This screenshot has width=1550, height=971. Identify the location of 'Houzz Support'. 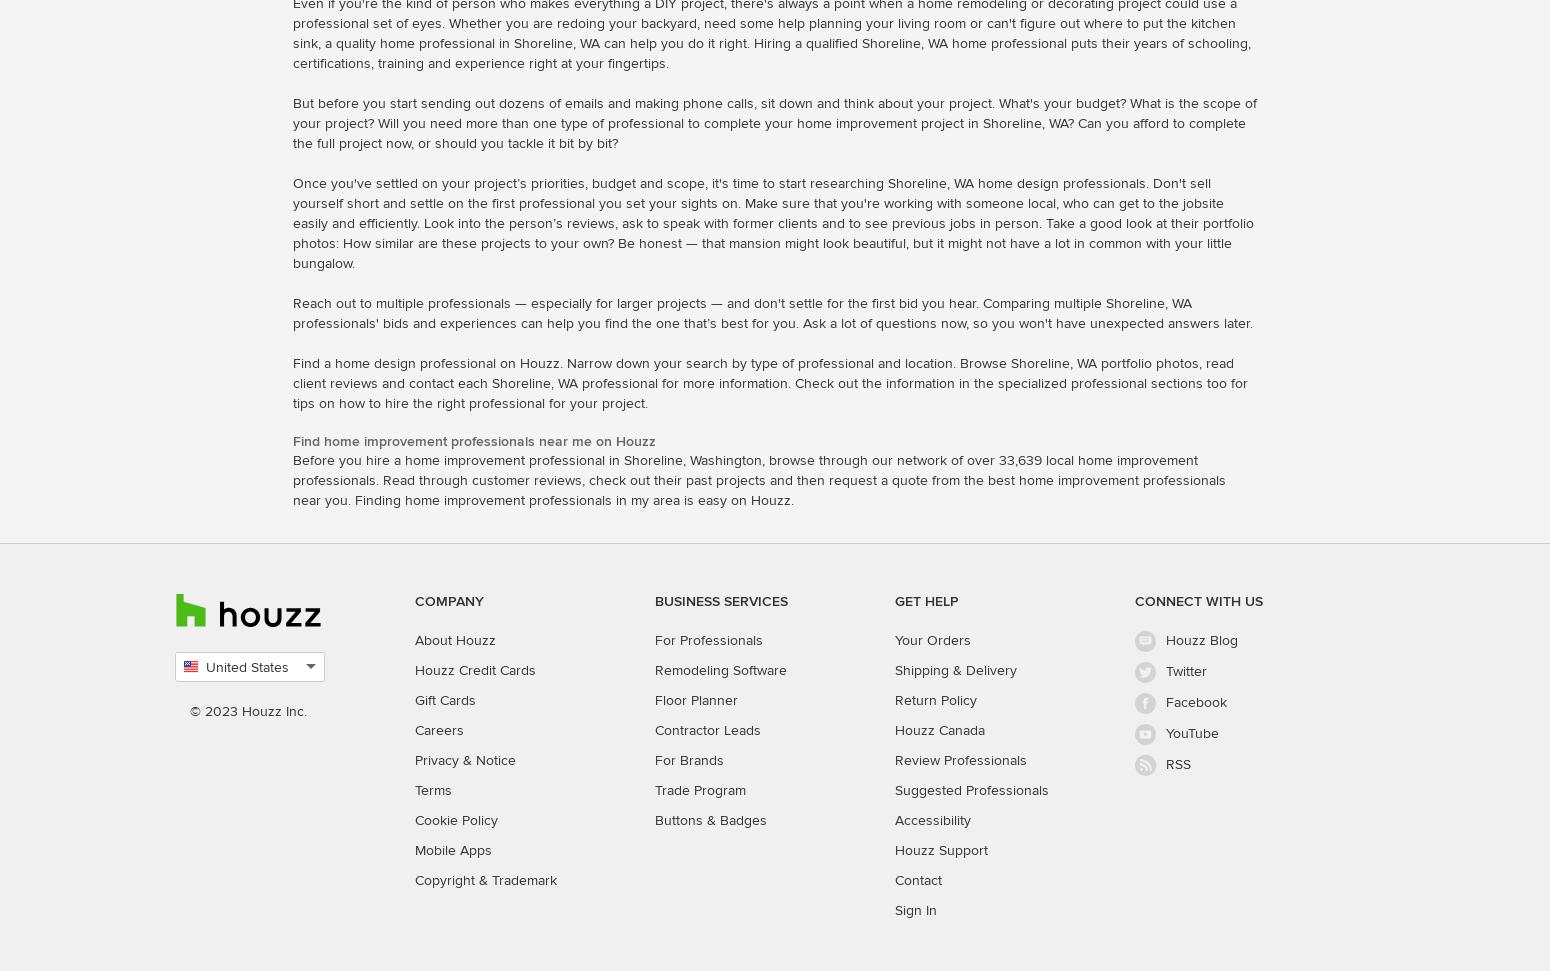
(894, 848).